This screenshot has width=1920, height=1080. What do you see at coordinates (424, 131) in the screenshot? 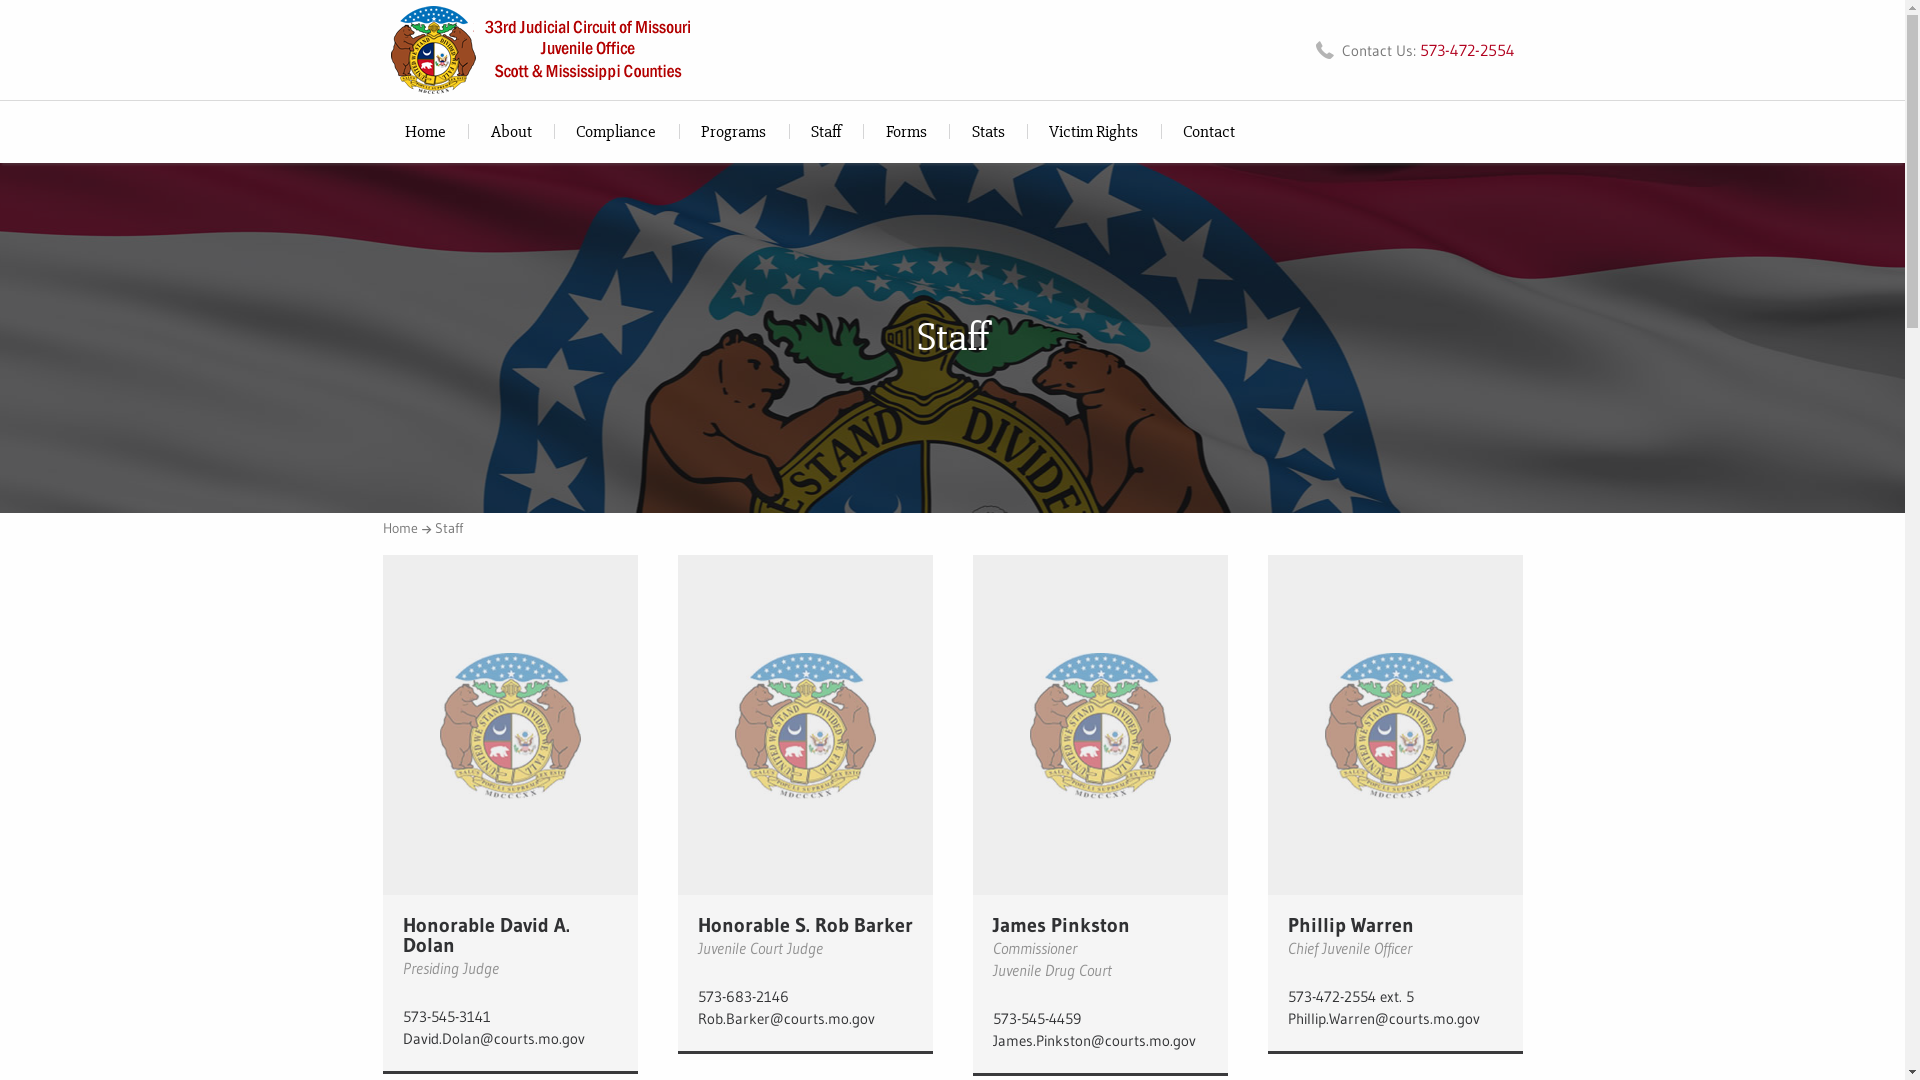
I see `'Home'` at bounding box center [424, 131].